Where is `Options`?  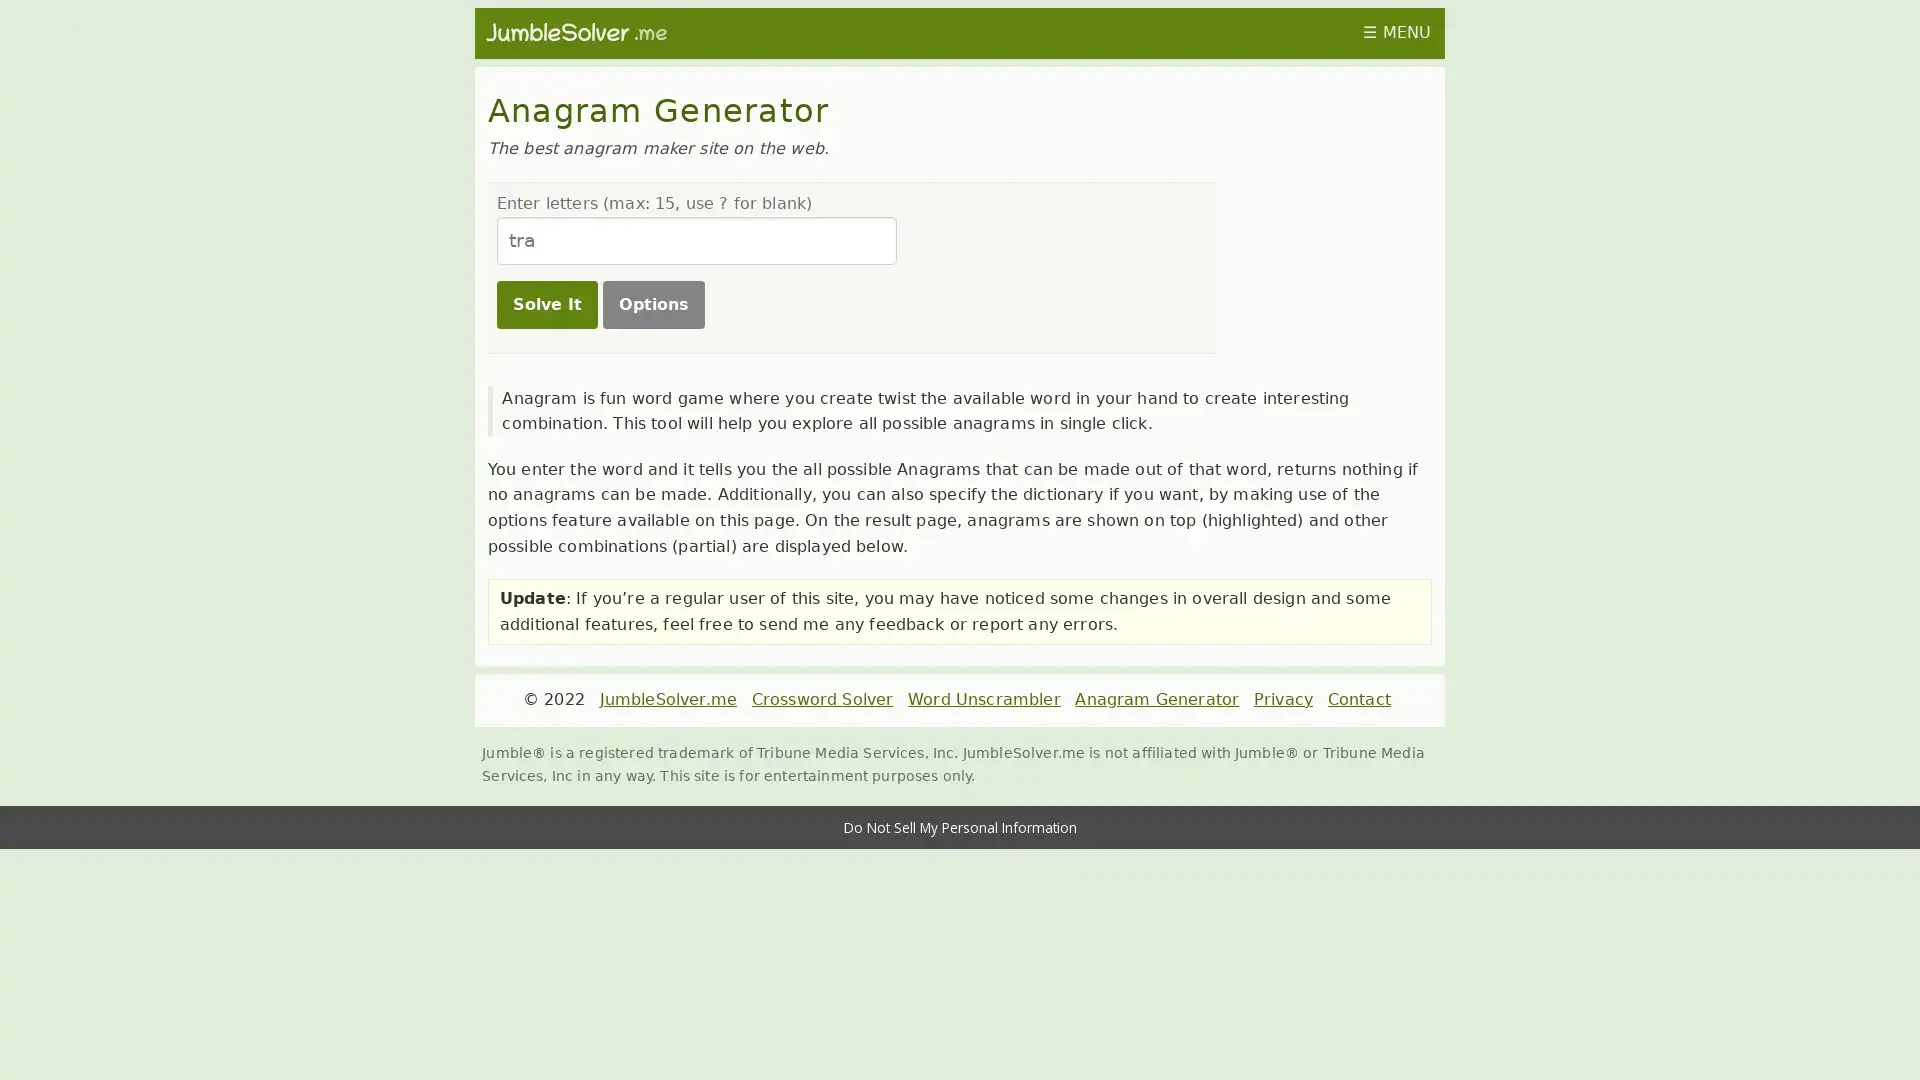
Options is located at coordinates (652, 304).